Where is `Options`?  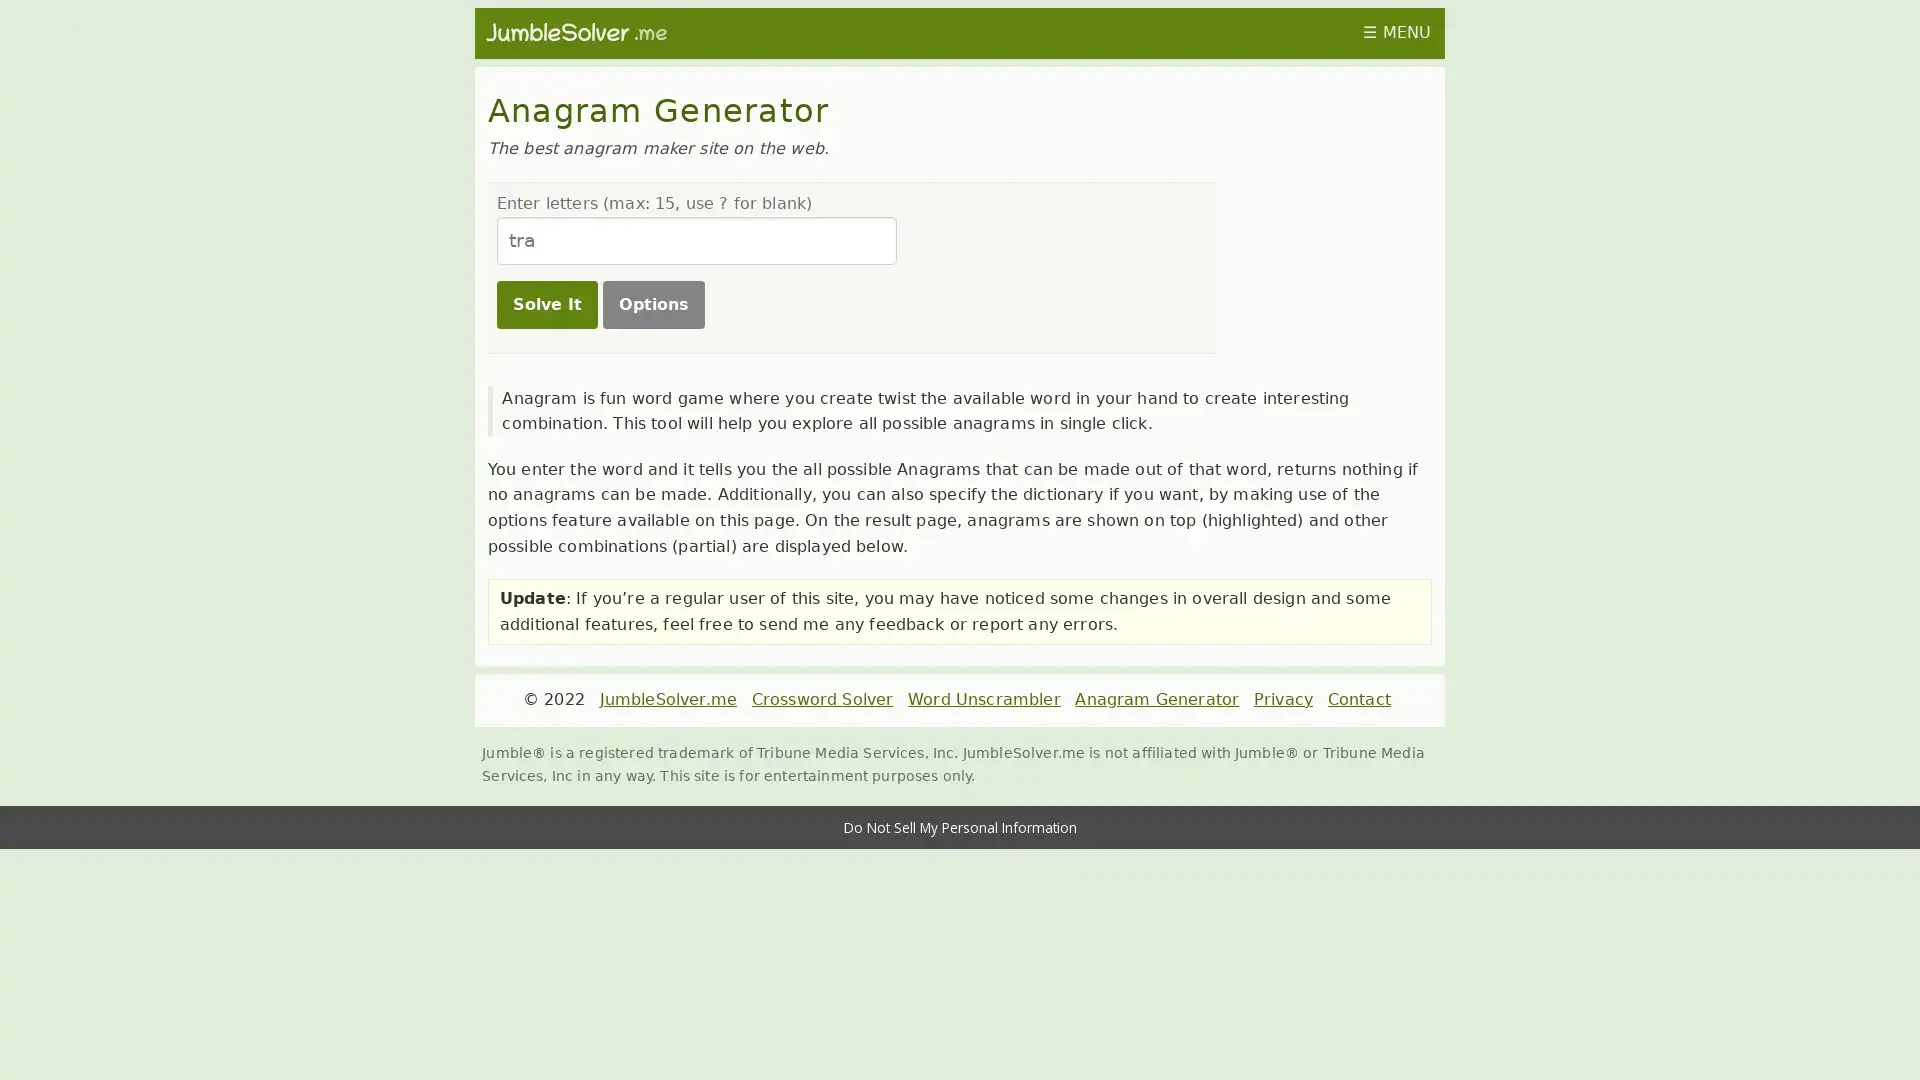
Options is located at coordinates (652, 304).